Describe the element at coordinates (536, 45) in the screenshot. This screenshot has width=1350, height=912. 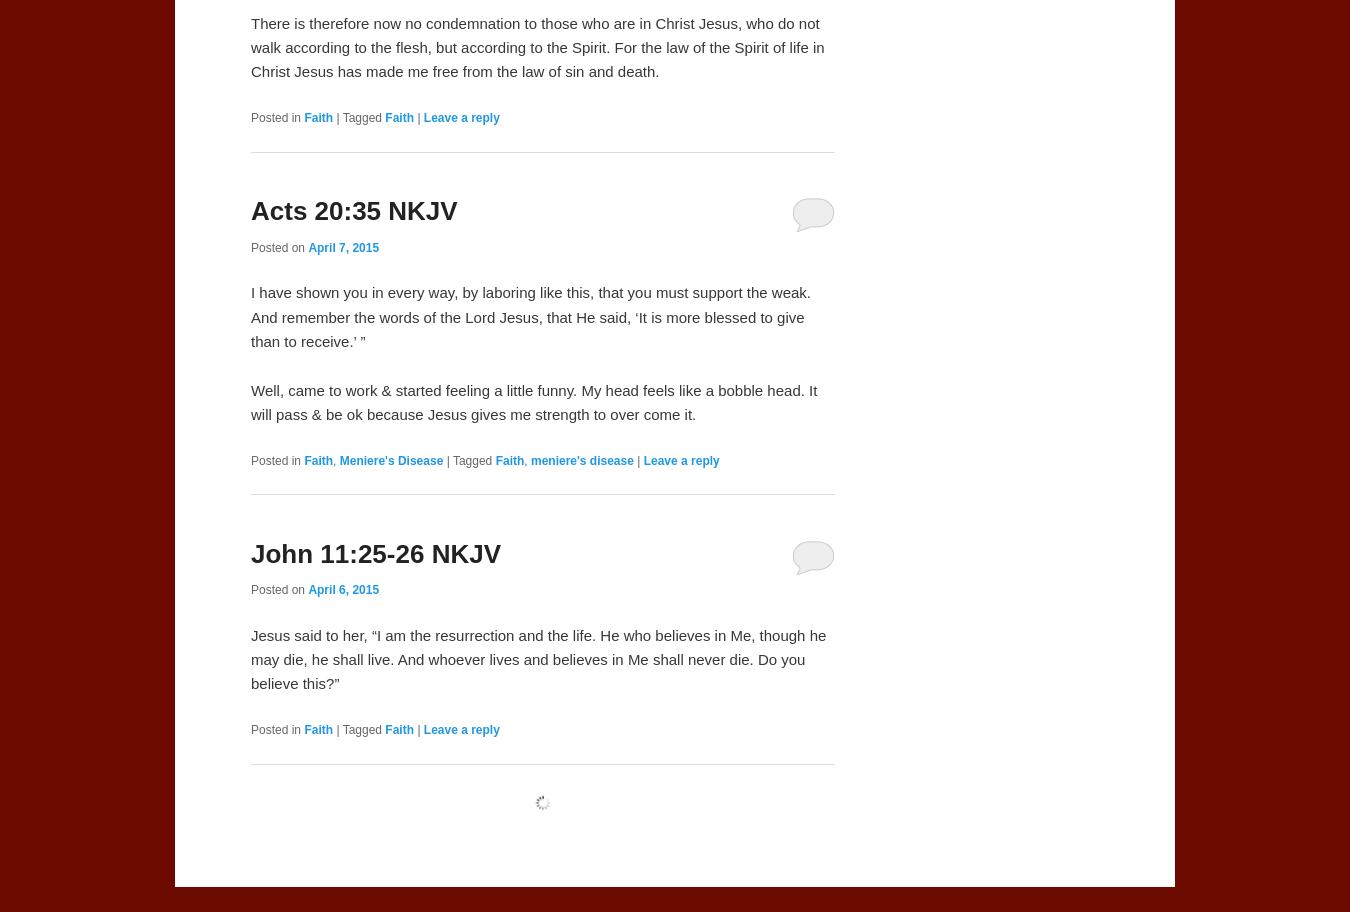
I see `'There is therefore now no condemnation to those who are in Christ Jesus, who do not walk according to the flesh, but according to the Spirit. For the law of the Spirit of life in Christ Jesus has made me free from the law of sin and death.'` at that location.